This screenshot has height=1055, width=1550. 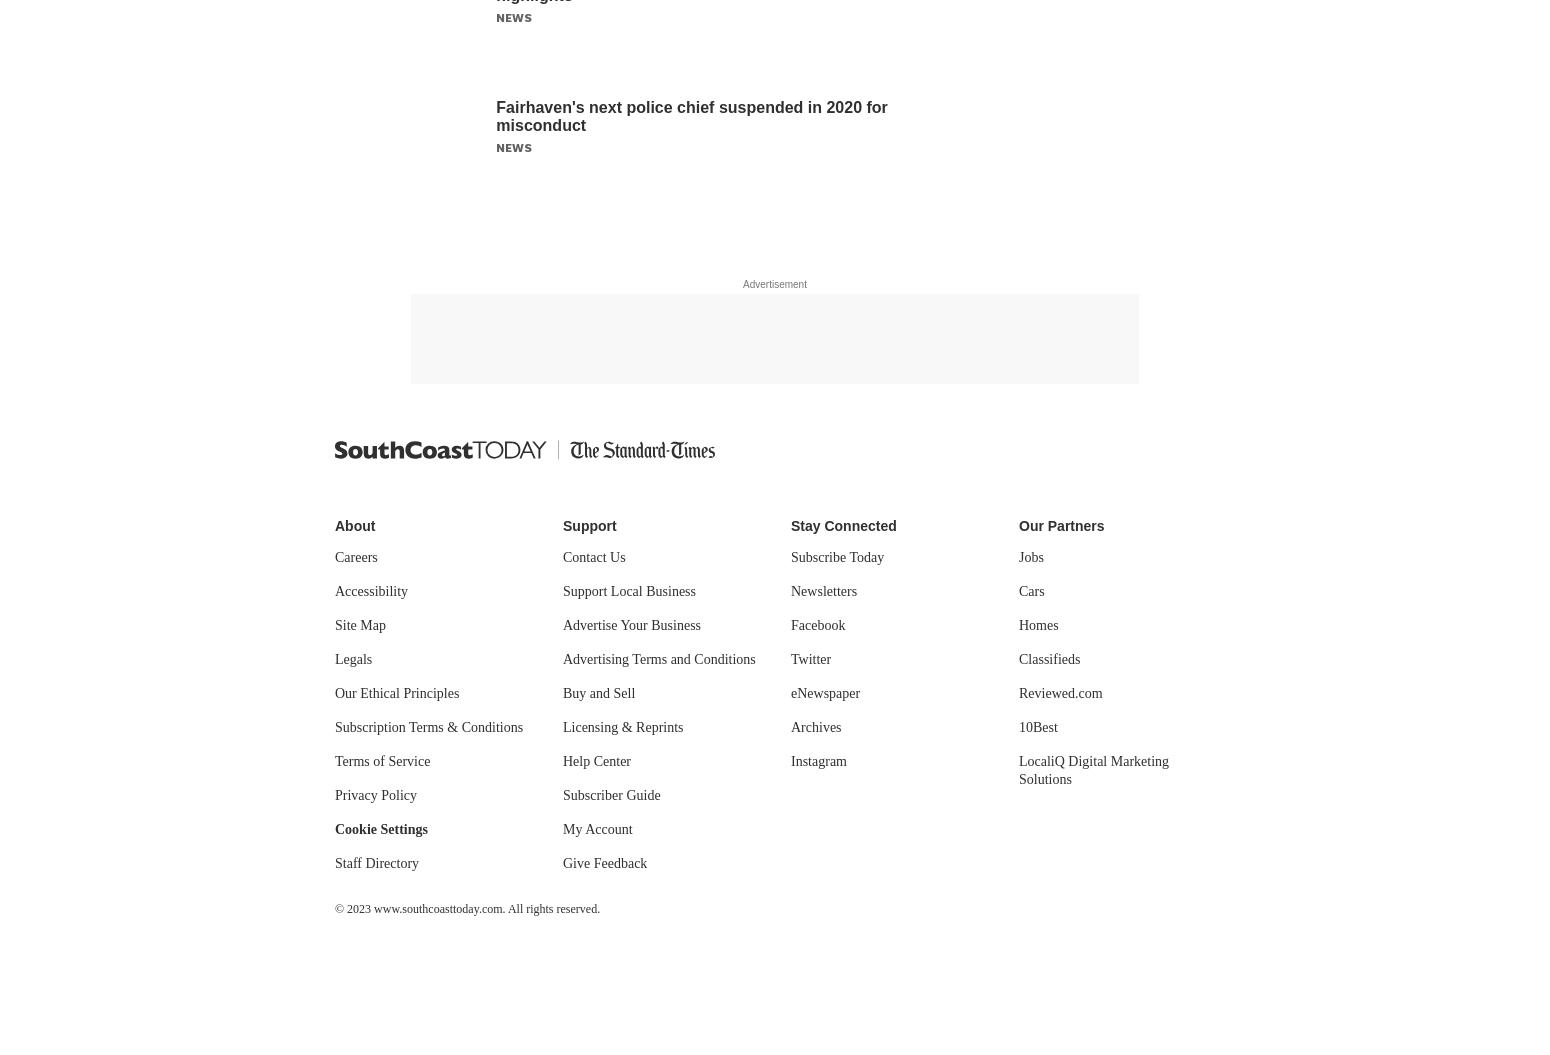 I want to click on 'Help Center', so click(x=562, y=761).